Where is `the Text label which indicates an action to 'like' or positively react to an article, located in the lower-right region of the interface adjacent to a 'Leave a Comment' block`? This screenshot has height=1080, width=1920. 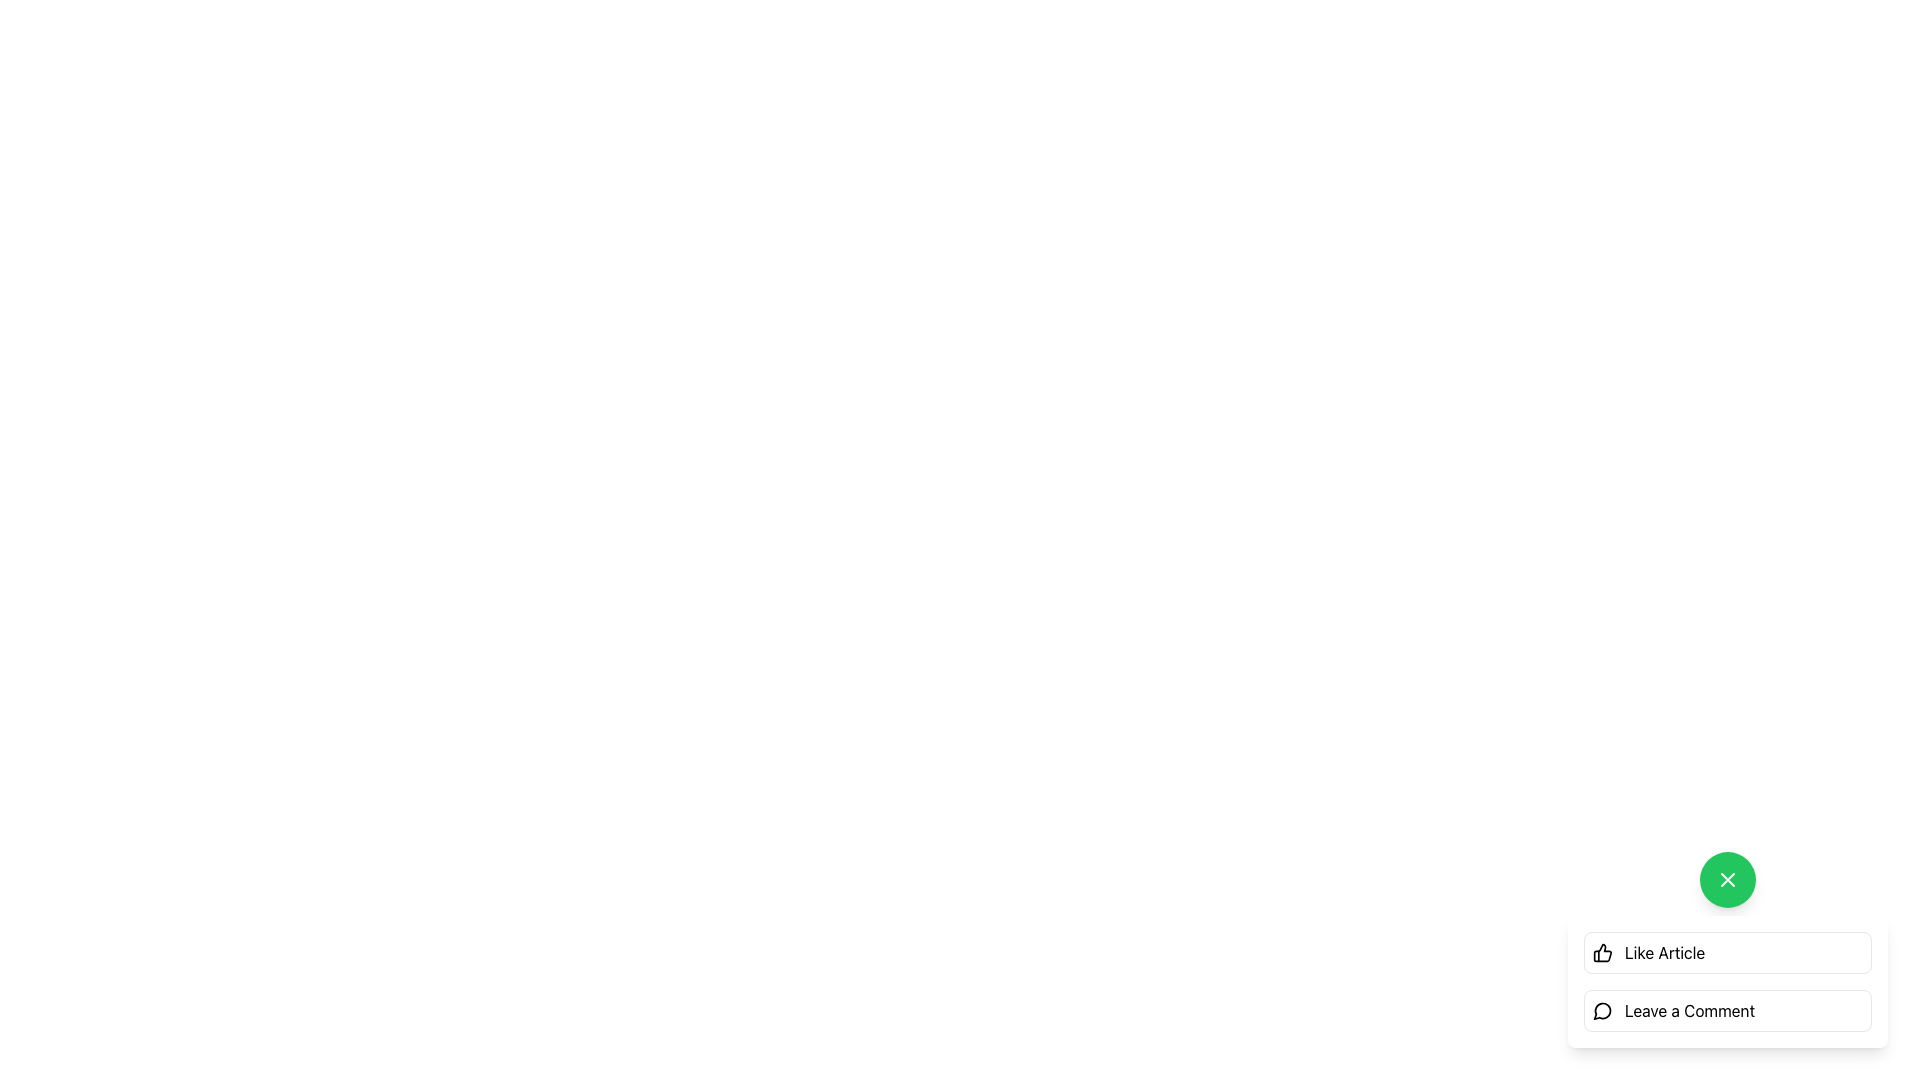
the Text label which indicates an action to 'like' or positively react to an article, located in the lower-right region of the interface adjacent to a 'Leave a Comment' block is located at coordinates (1665, 951).